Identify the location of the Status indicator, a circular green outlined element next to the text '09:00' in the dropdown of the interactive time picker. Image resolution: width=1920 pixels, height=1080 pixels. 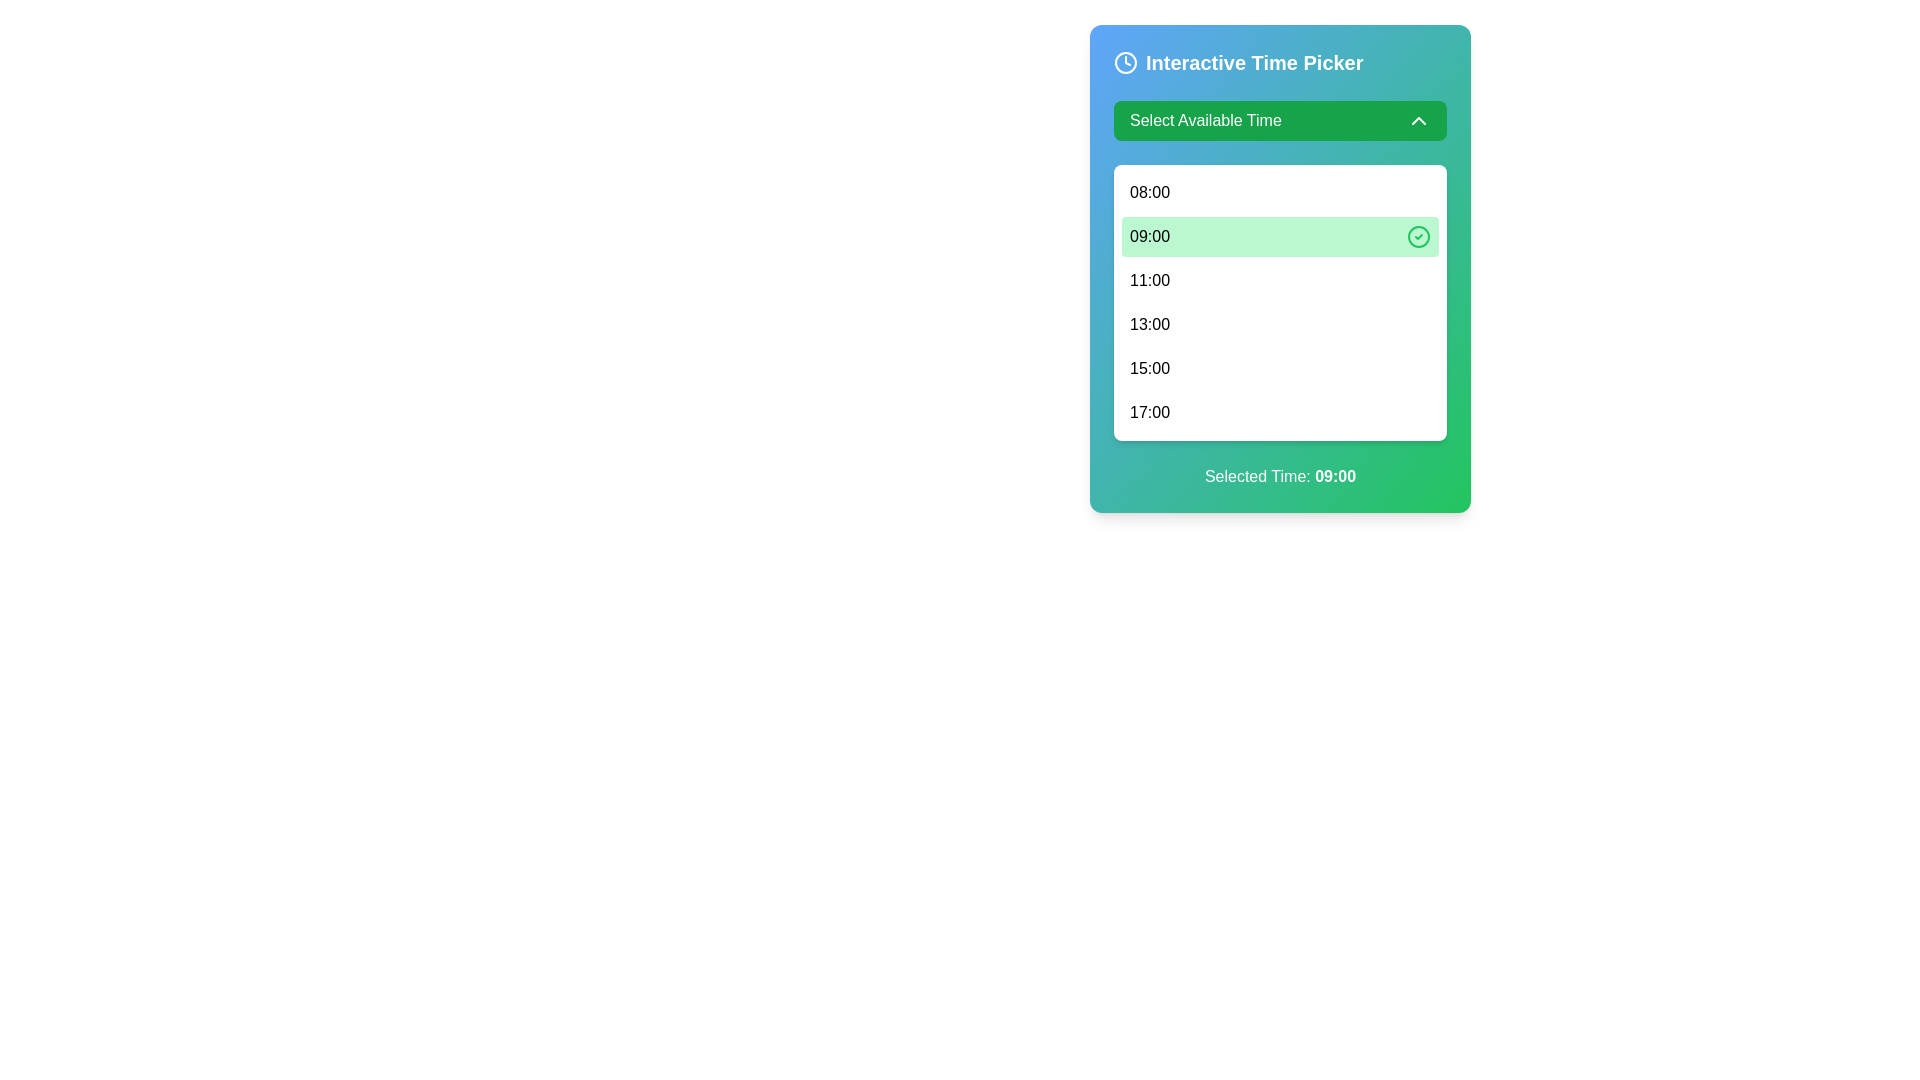
(1418, 235).